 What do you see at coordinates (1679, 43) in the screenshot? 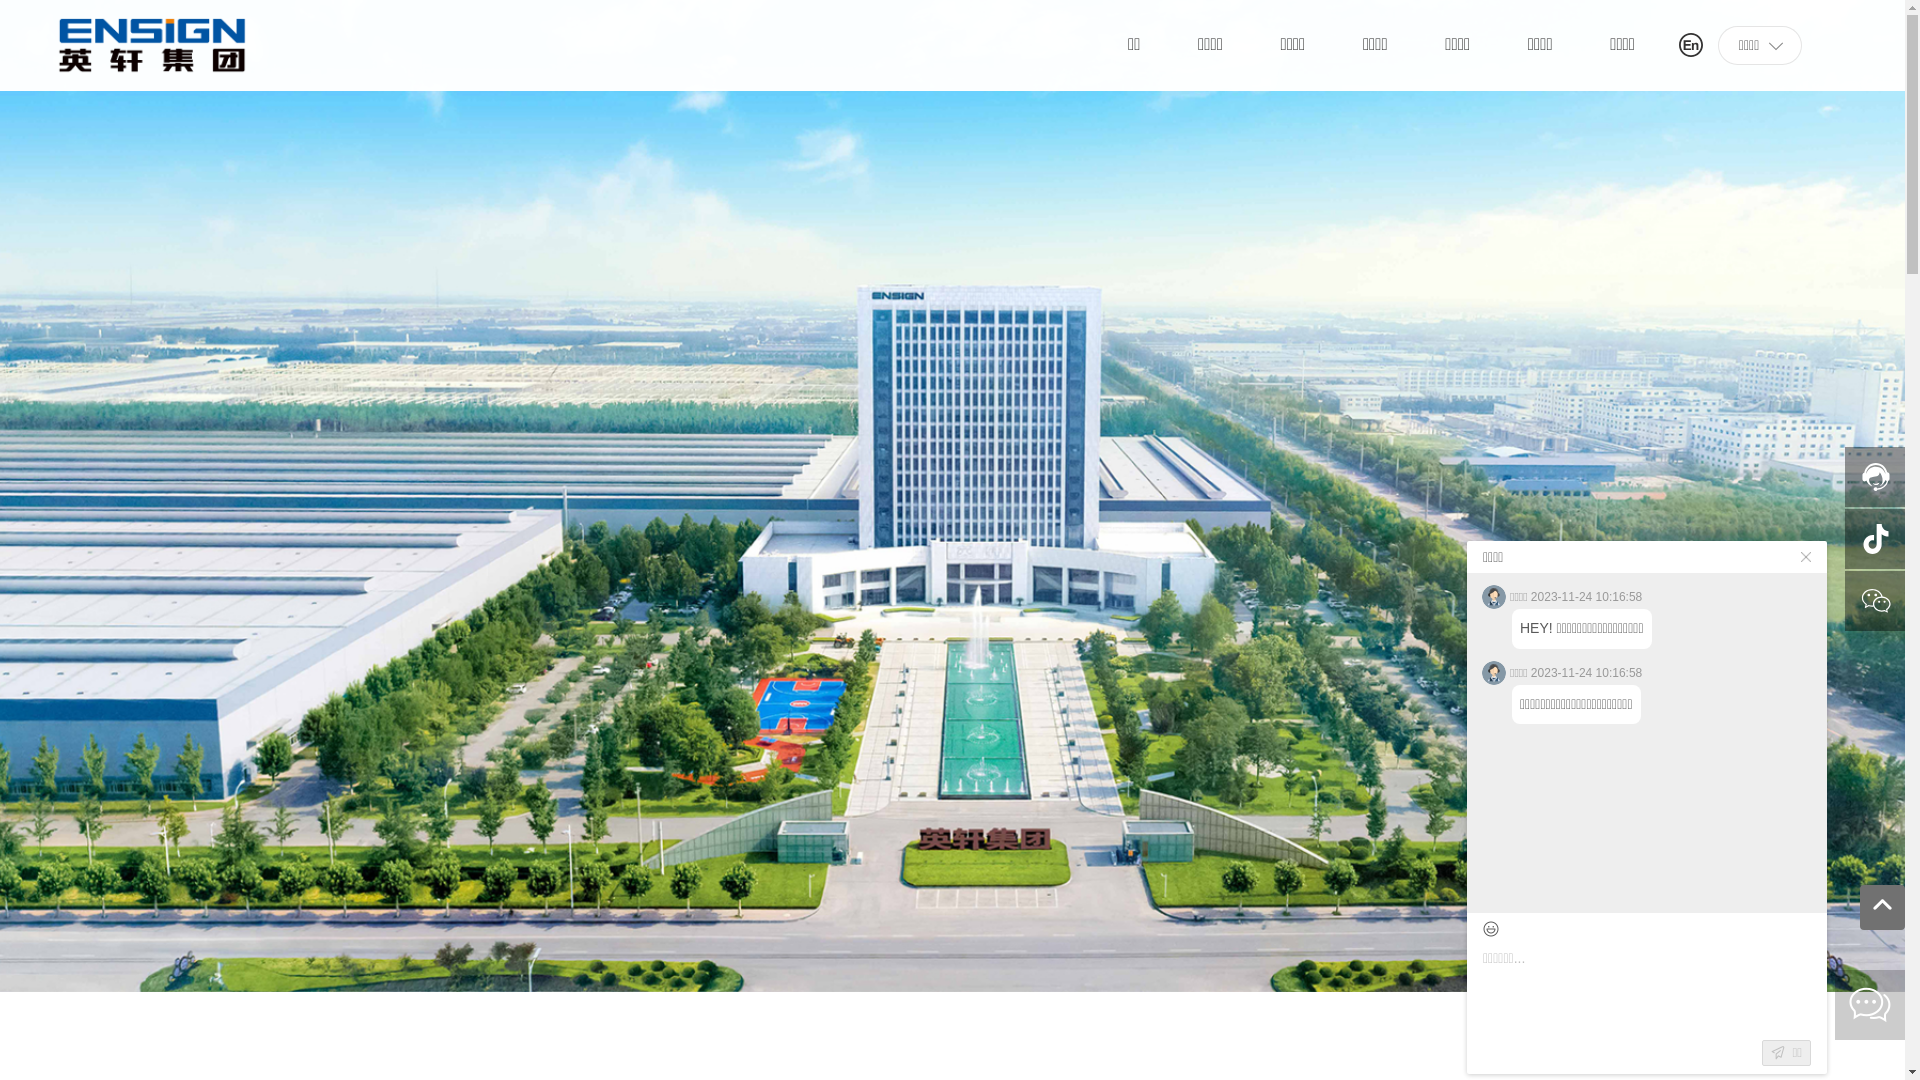
I see `'ENGLISH'` at bounding box center [1679, 43].